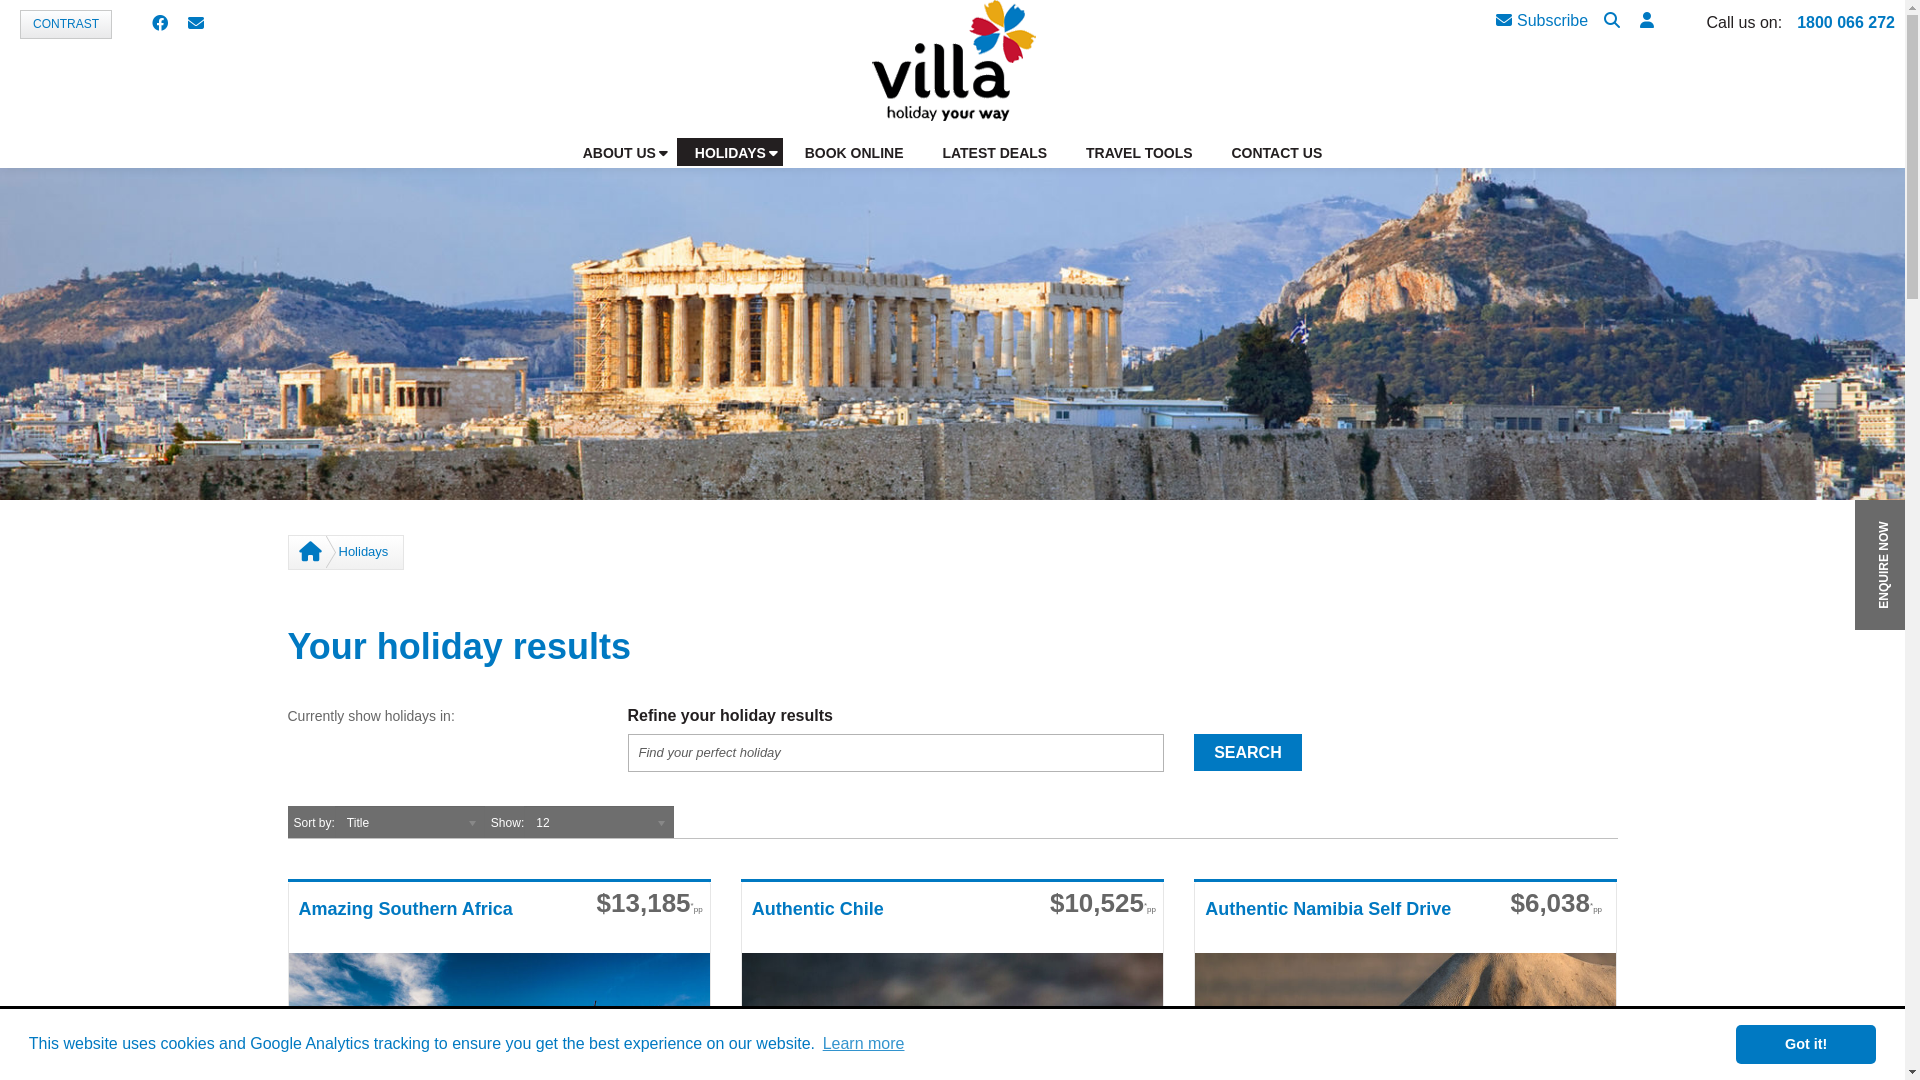 This screenshot has width=1920, height=1080. I want to click on 'Search', so click(1612, 21).